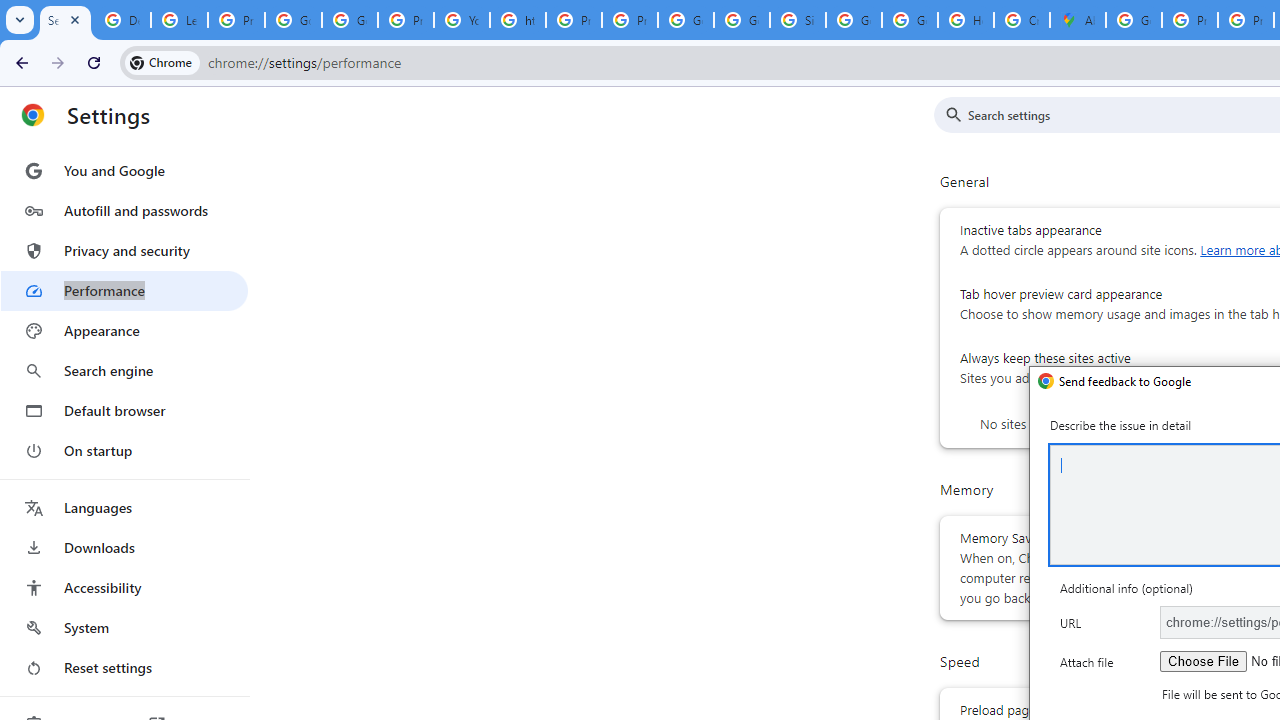  I want to click on 'Reset settings', so click(123, 668).